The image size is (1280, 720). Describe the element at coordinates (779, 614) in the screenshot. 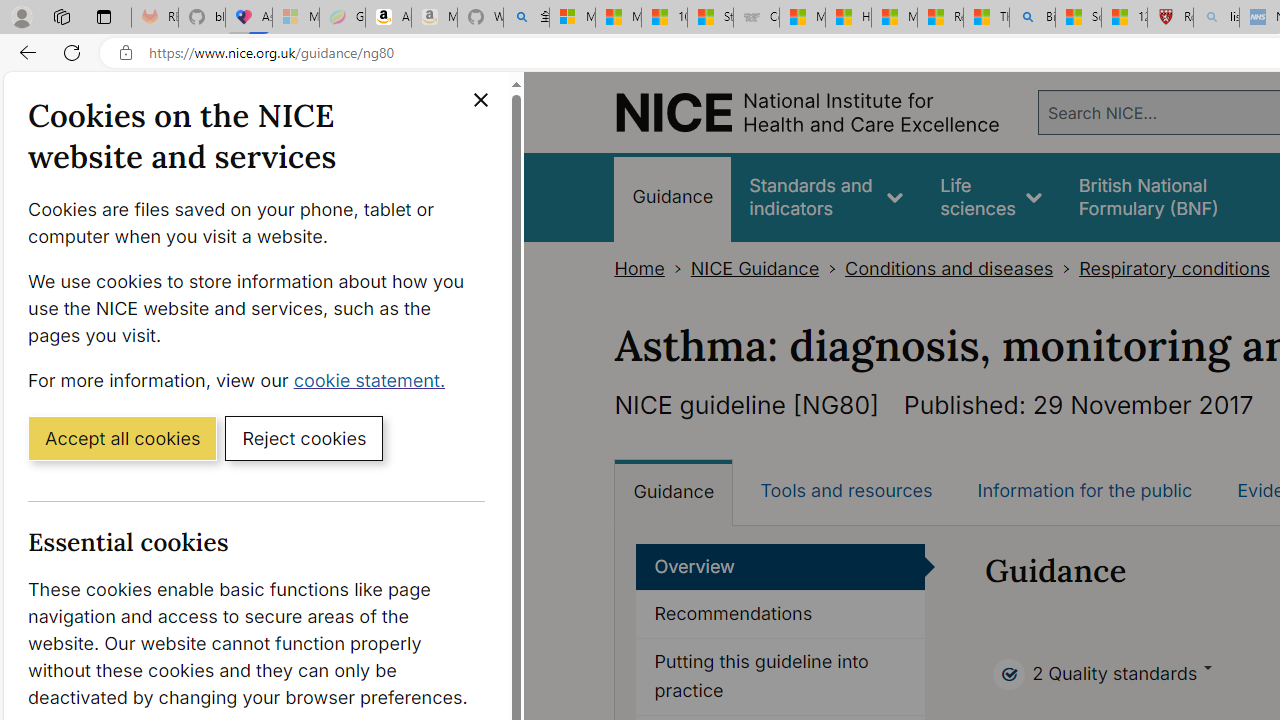

I see `'Recommendations'` at that location.